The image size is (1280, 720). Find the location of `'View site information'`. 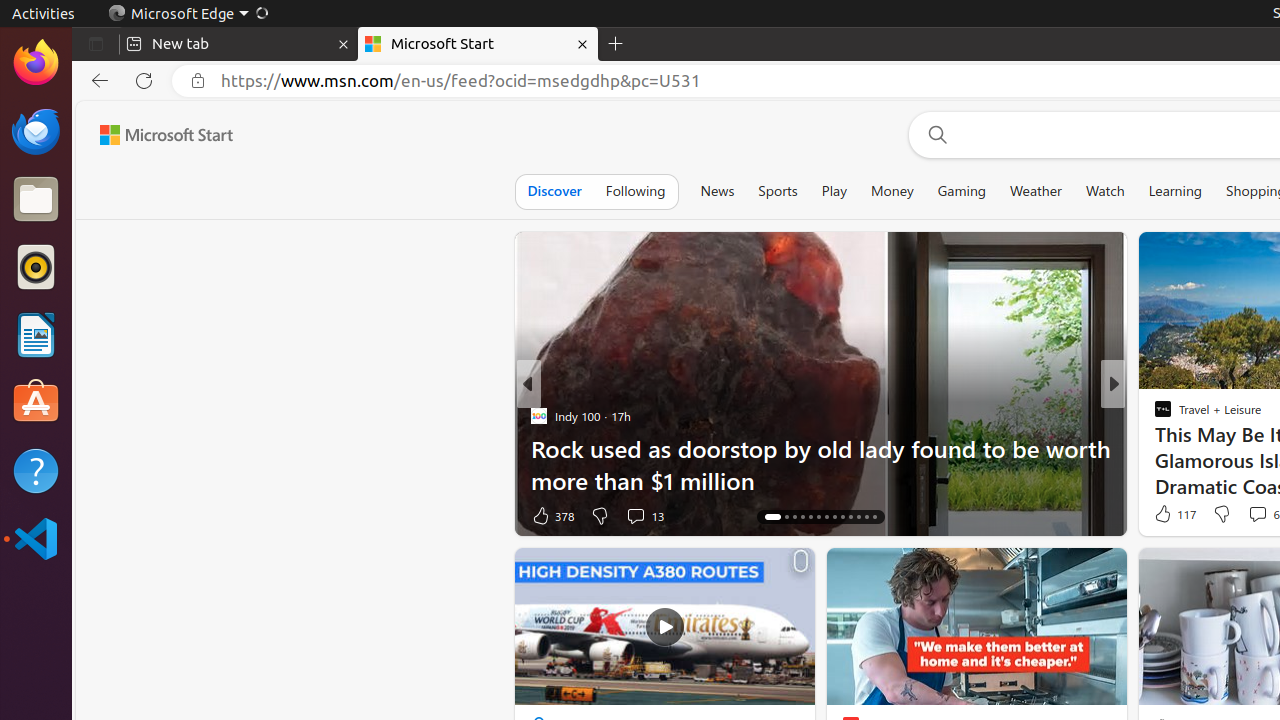

'View site information' is located at coordinates (198, 80).